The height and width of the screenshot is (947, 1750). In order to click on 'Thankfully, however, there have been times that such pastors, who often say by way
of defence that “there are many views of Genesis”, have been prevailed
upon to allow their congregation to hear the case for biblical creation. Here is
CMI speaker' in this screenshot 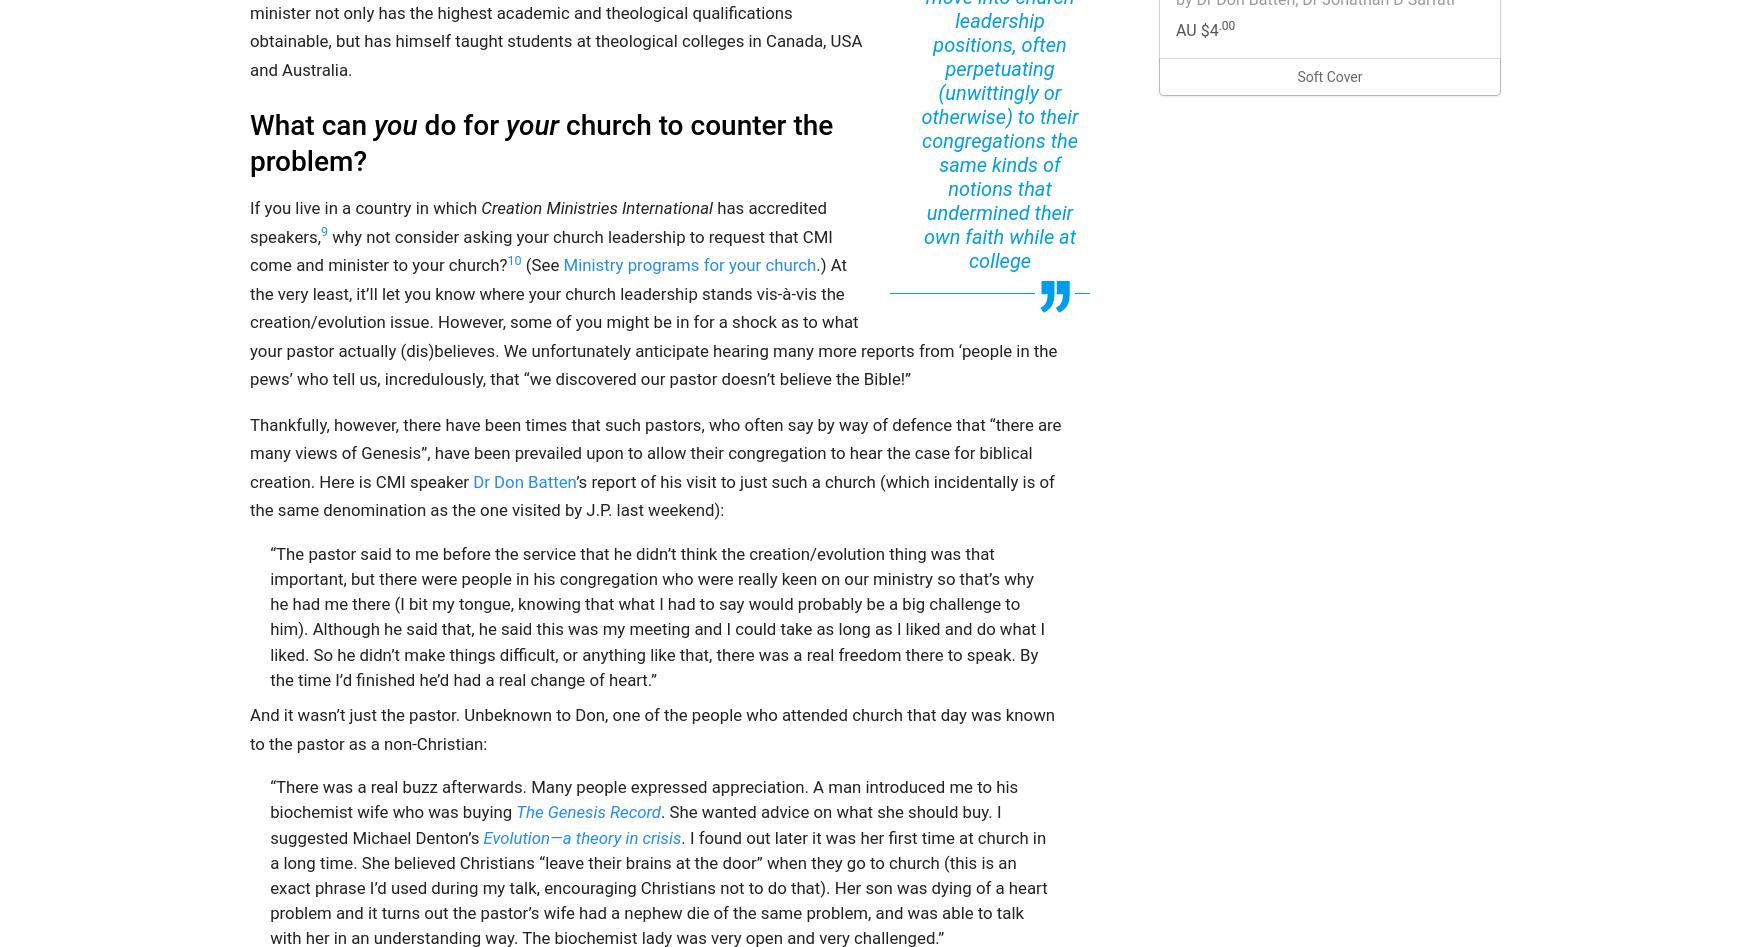, I will do `click(654, 452)`.